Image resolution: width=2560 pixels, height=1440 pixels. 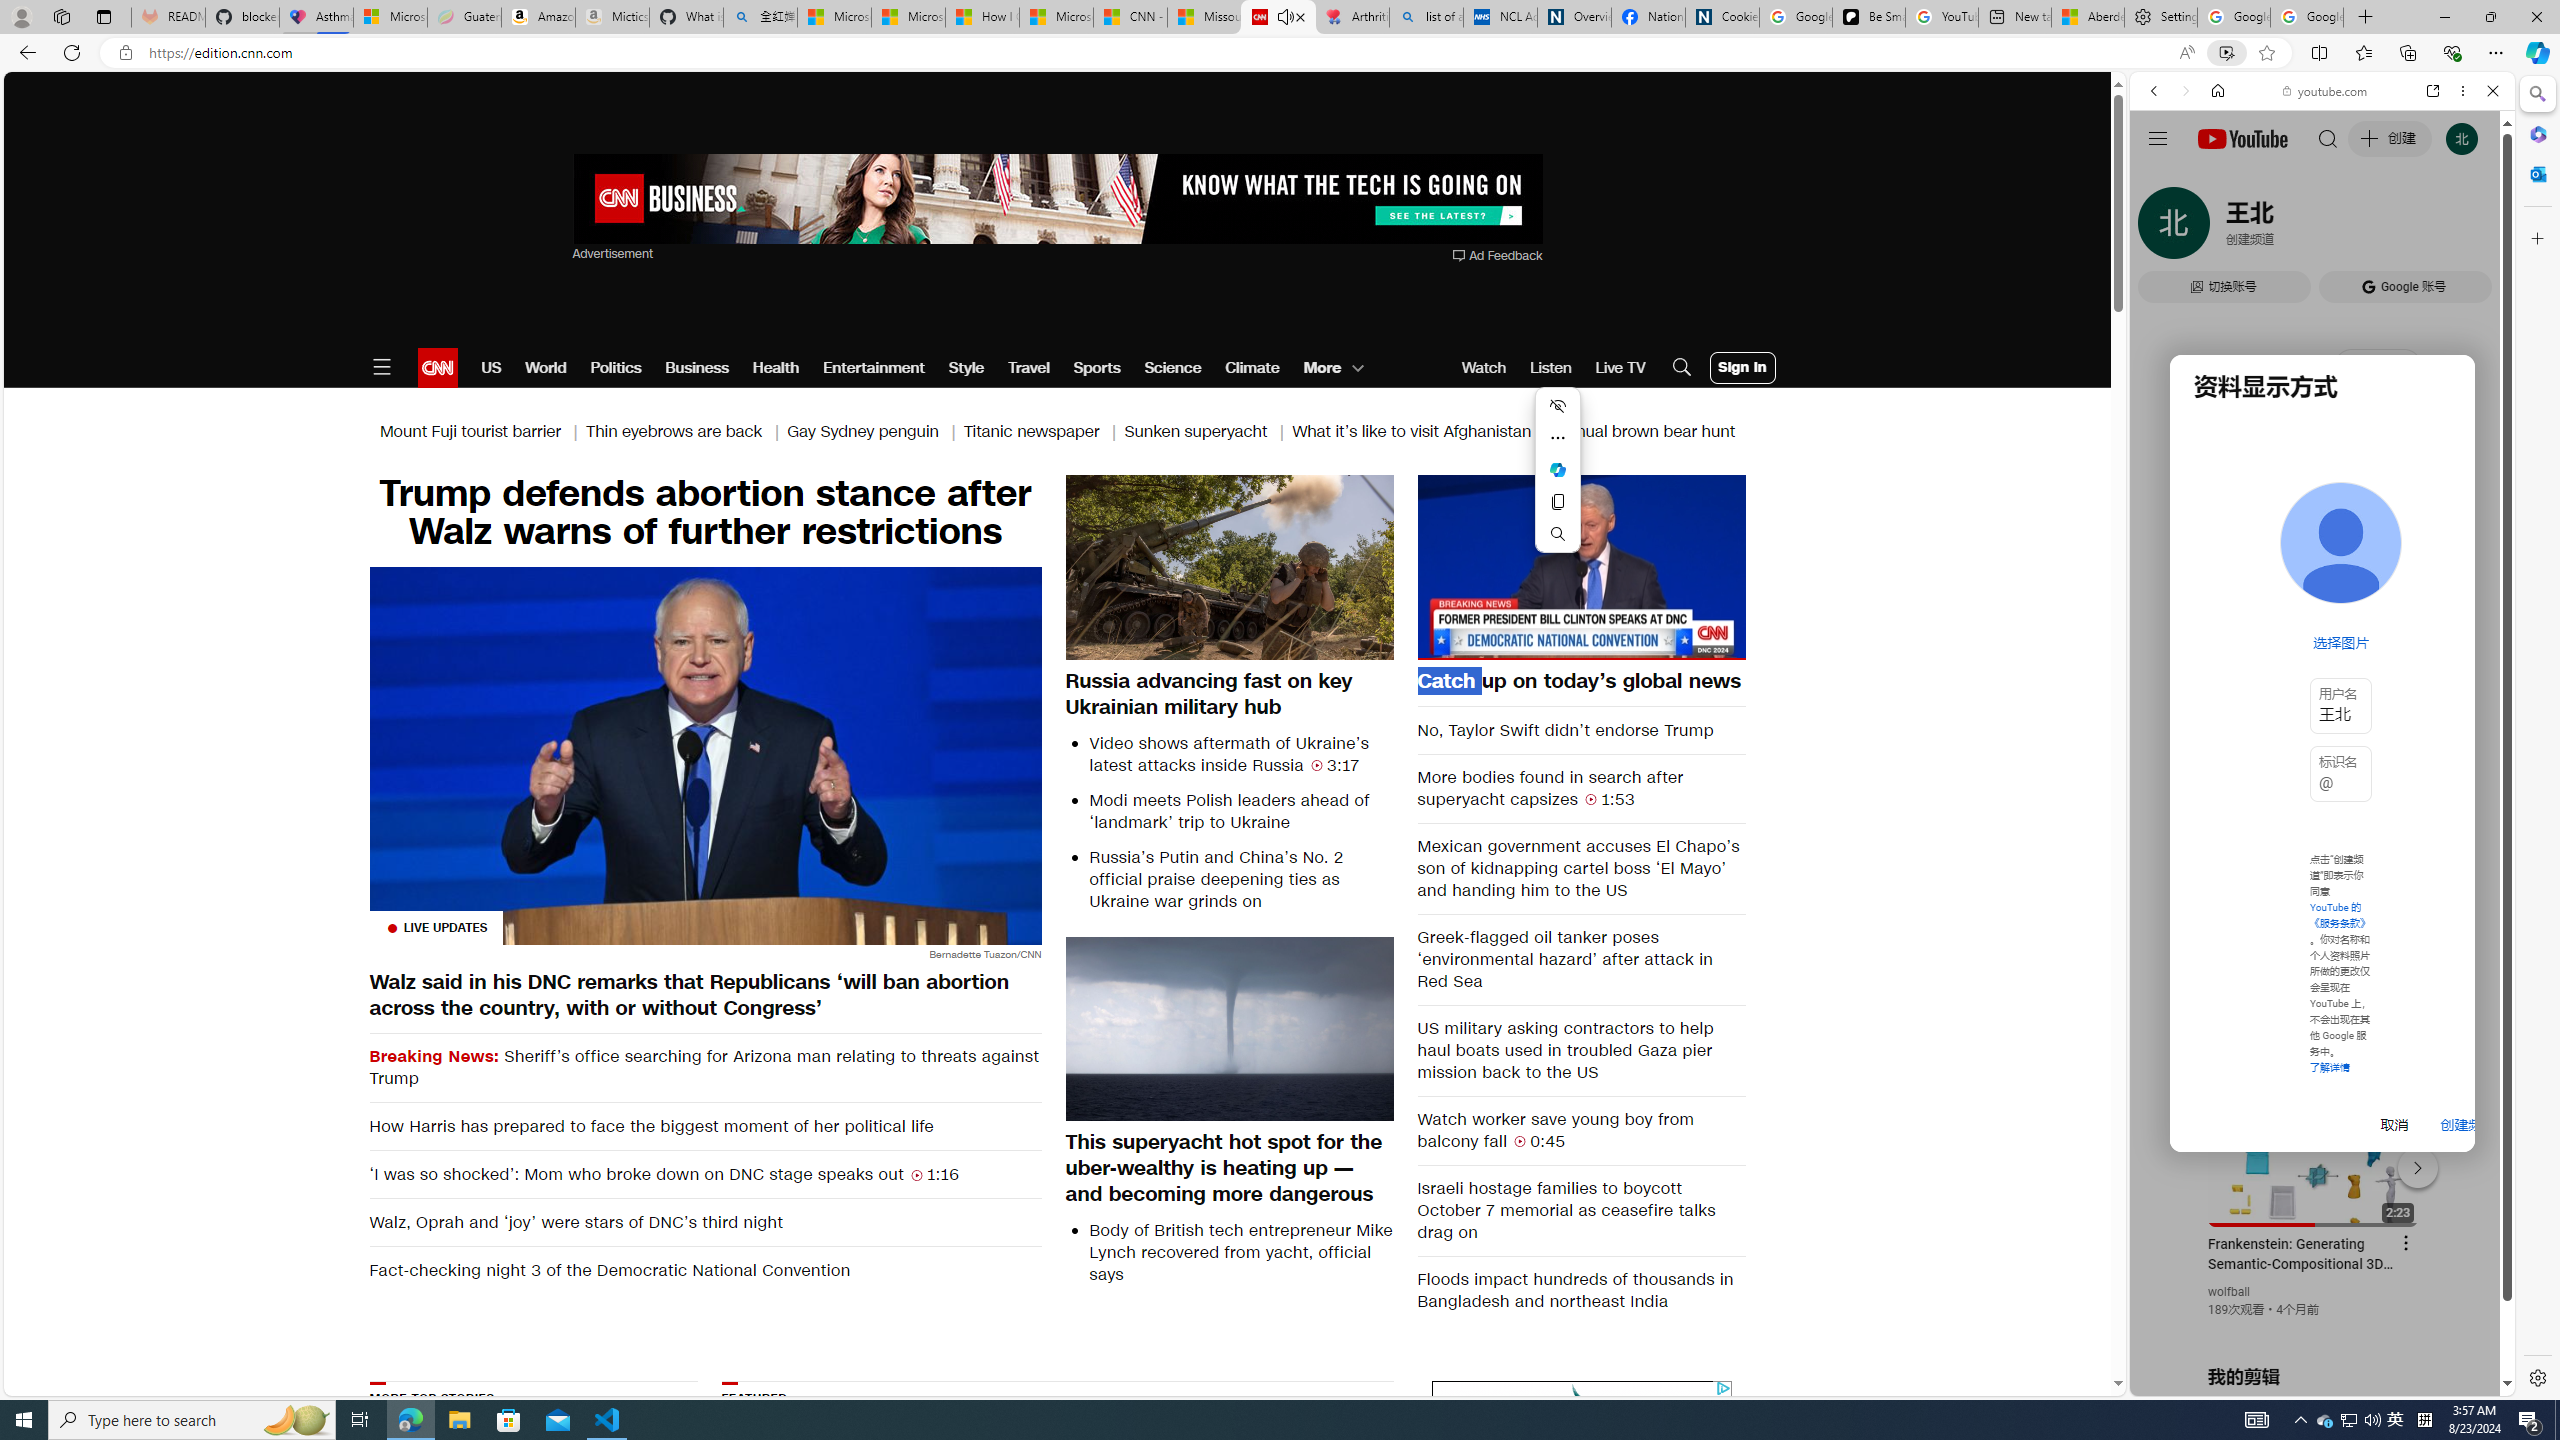 What do you see at coordinates (1716, 643) in the screenshot?
I see `'Fullscreen'` at bounding box center [1716, 643].